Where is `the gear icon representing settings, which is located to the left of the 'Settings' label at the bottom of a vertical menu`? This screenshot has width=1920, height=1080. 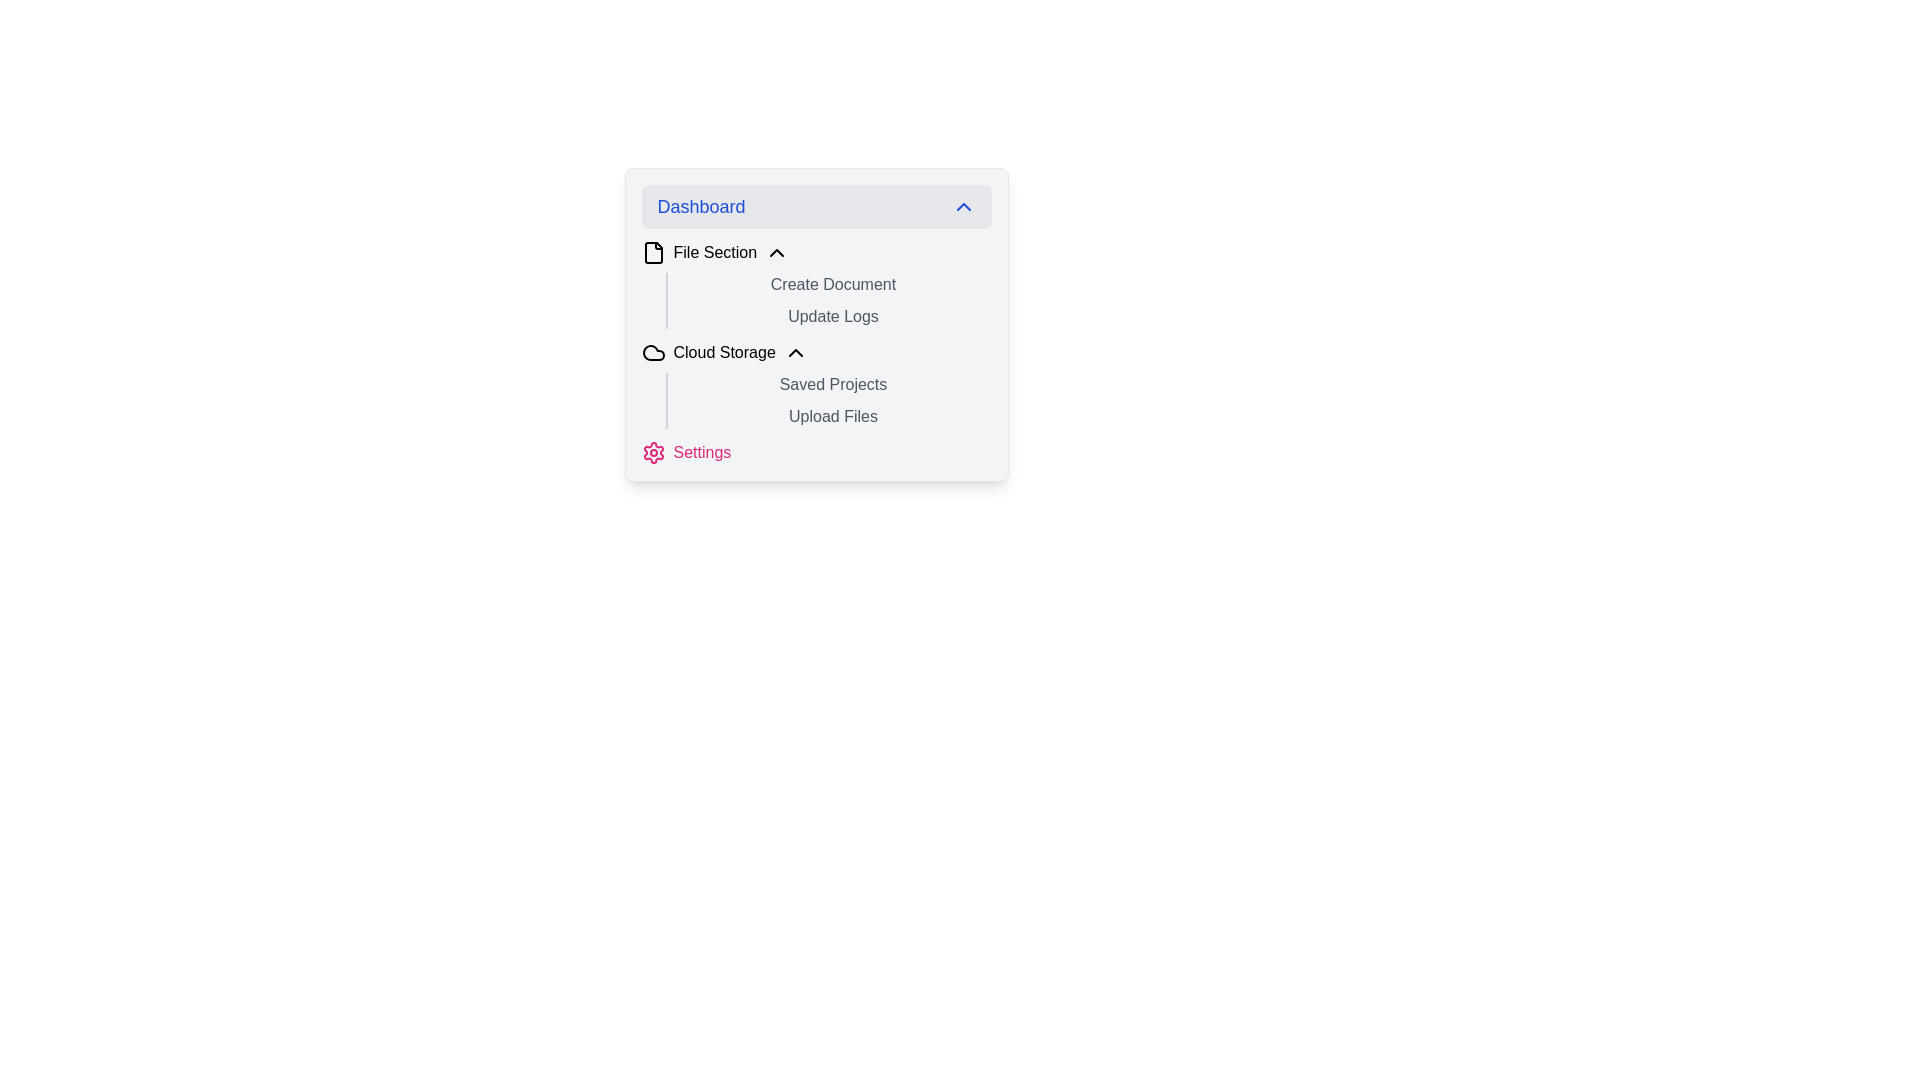 the gear icon representing settings, which is located to the left of the 'Settings' label at the bottom of a vertical menu is located at coordinates (653, 452).